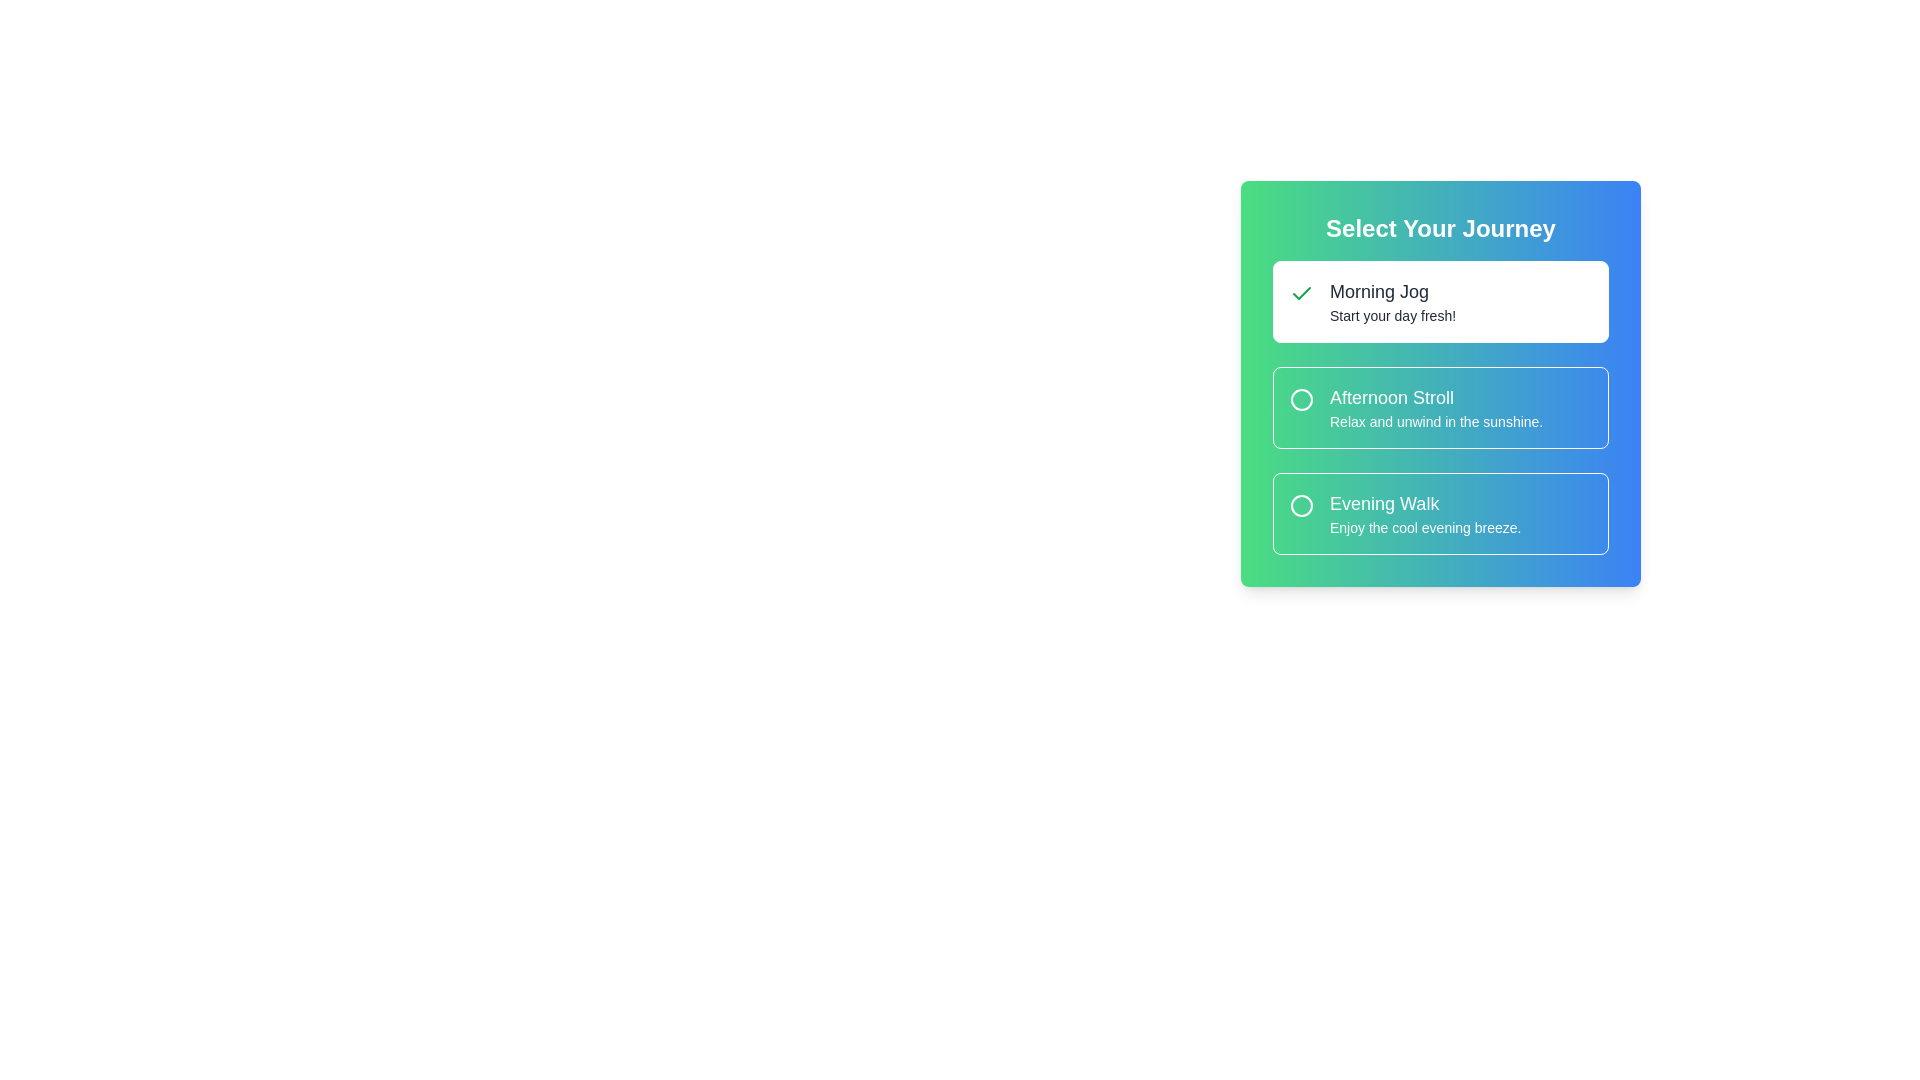  Describe the element at coordinates (1424, 512) in the screenshot. I see `the text label that displays 'Evening Walk' prominently with a smaller line below saying 'Enjoy the cool evening breeze'. This label is located in the third segment of a vertical list of options, below 'Afternoon Stroll'` at that location.